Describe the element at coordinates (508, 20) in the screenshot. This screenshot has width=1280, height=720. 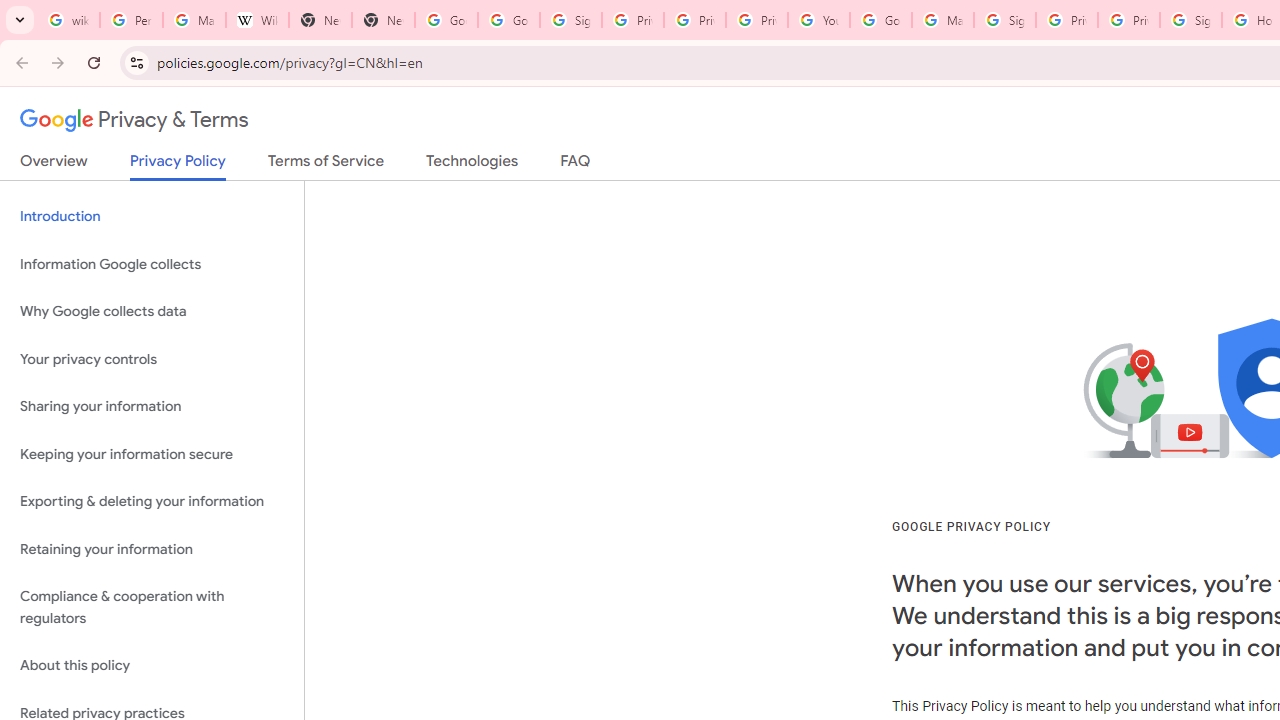
I see `'Google Drive: Sign-in'` at that location.